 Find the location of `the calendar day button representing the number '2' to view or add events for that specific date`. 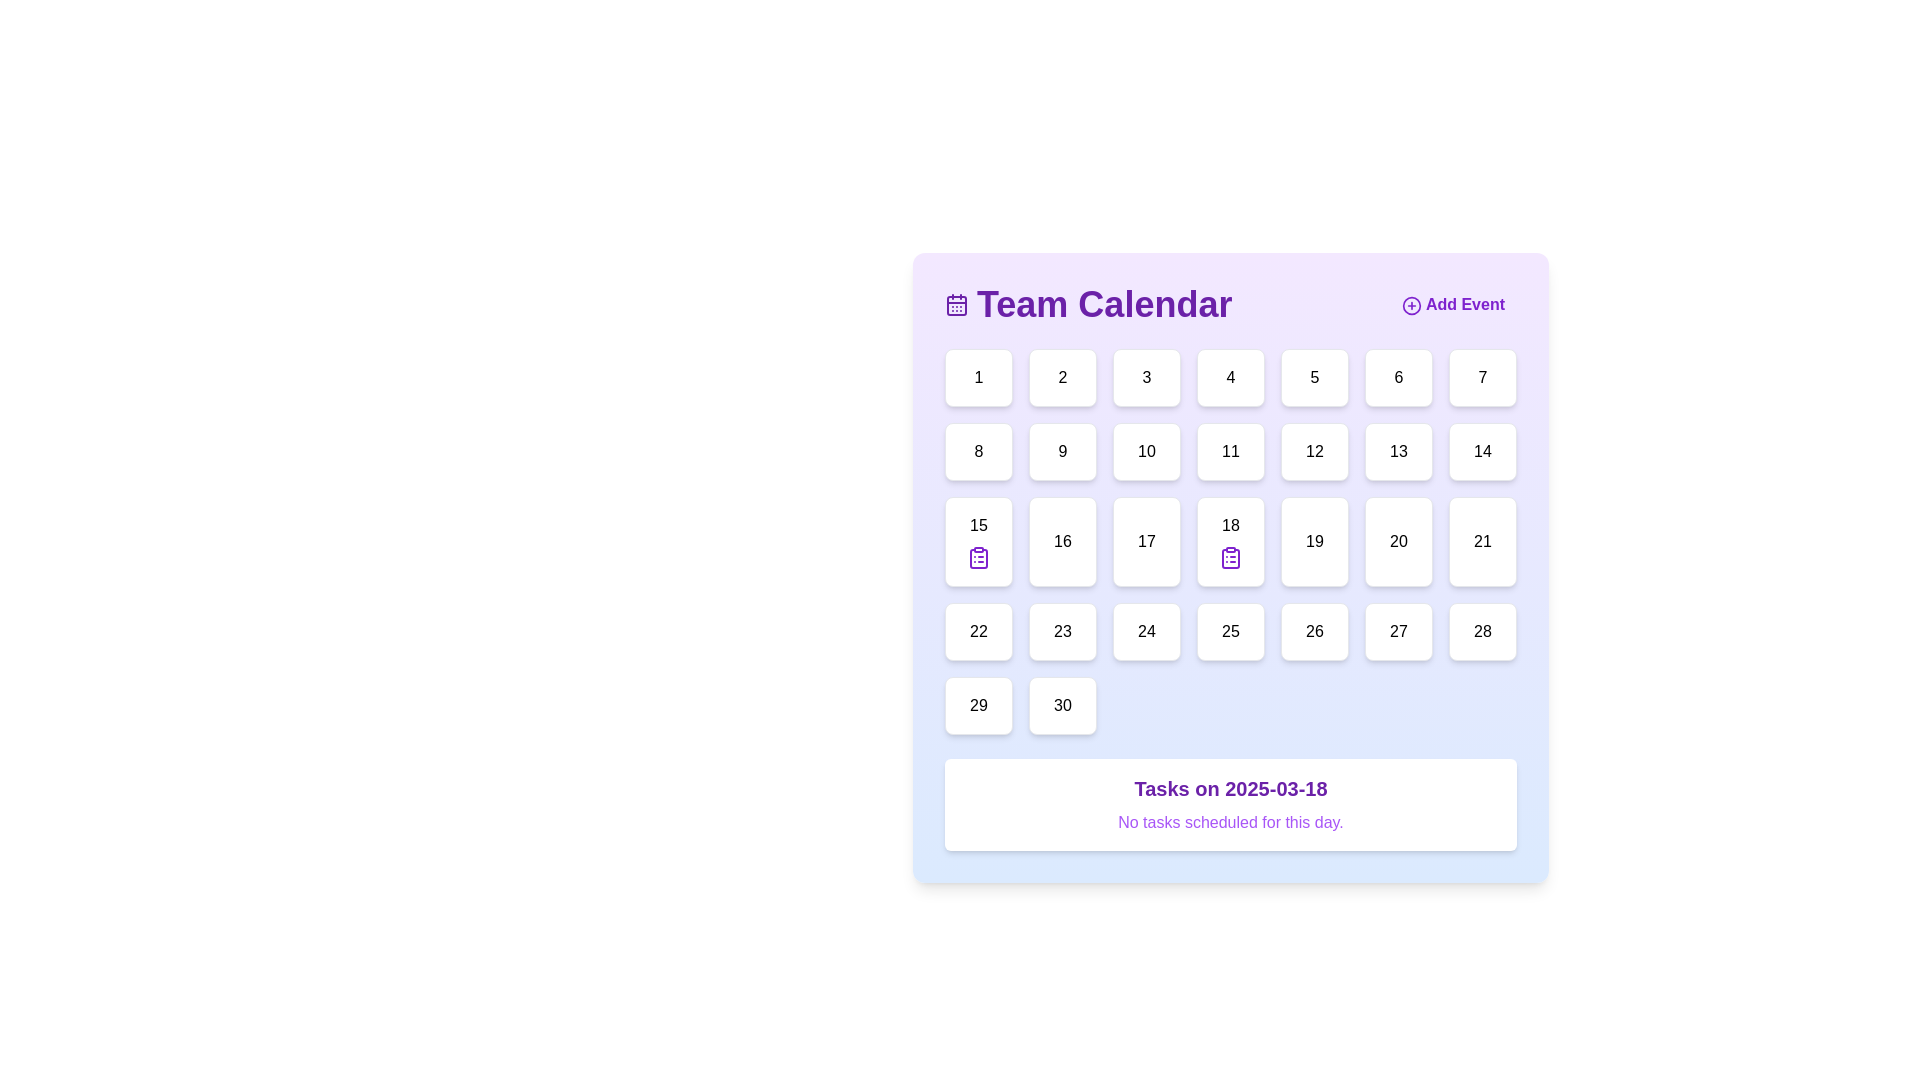

the calendar day button representing the number '2' to view or add events for that specific date is located at coordinates (1061, 378).